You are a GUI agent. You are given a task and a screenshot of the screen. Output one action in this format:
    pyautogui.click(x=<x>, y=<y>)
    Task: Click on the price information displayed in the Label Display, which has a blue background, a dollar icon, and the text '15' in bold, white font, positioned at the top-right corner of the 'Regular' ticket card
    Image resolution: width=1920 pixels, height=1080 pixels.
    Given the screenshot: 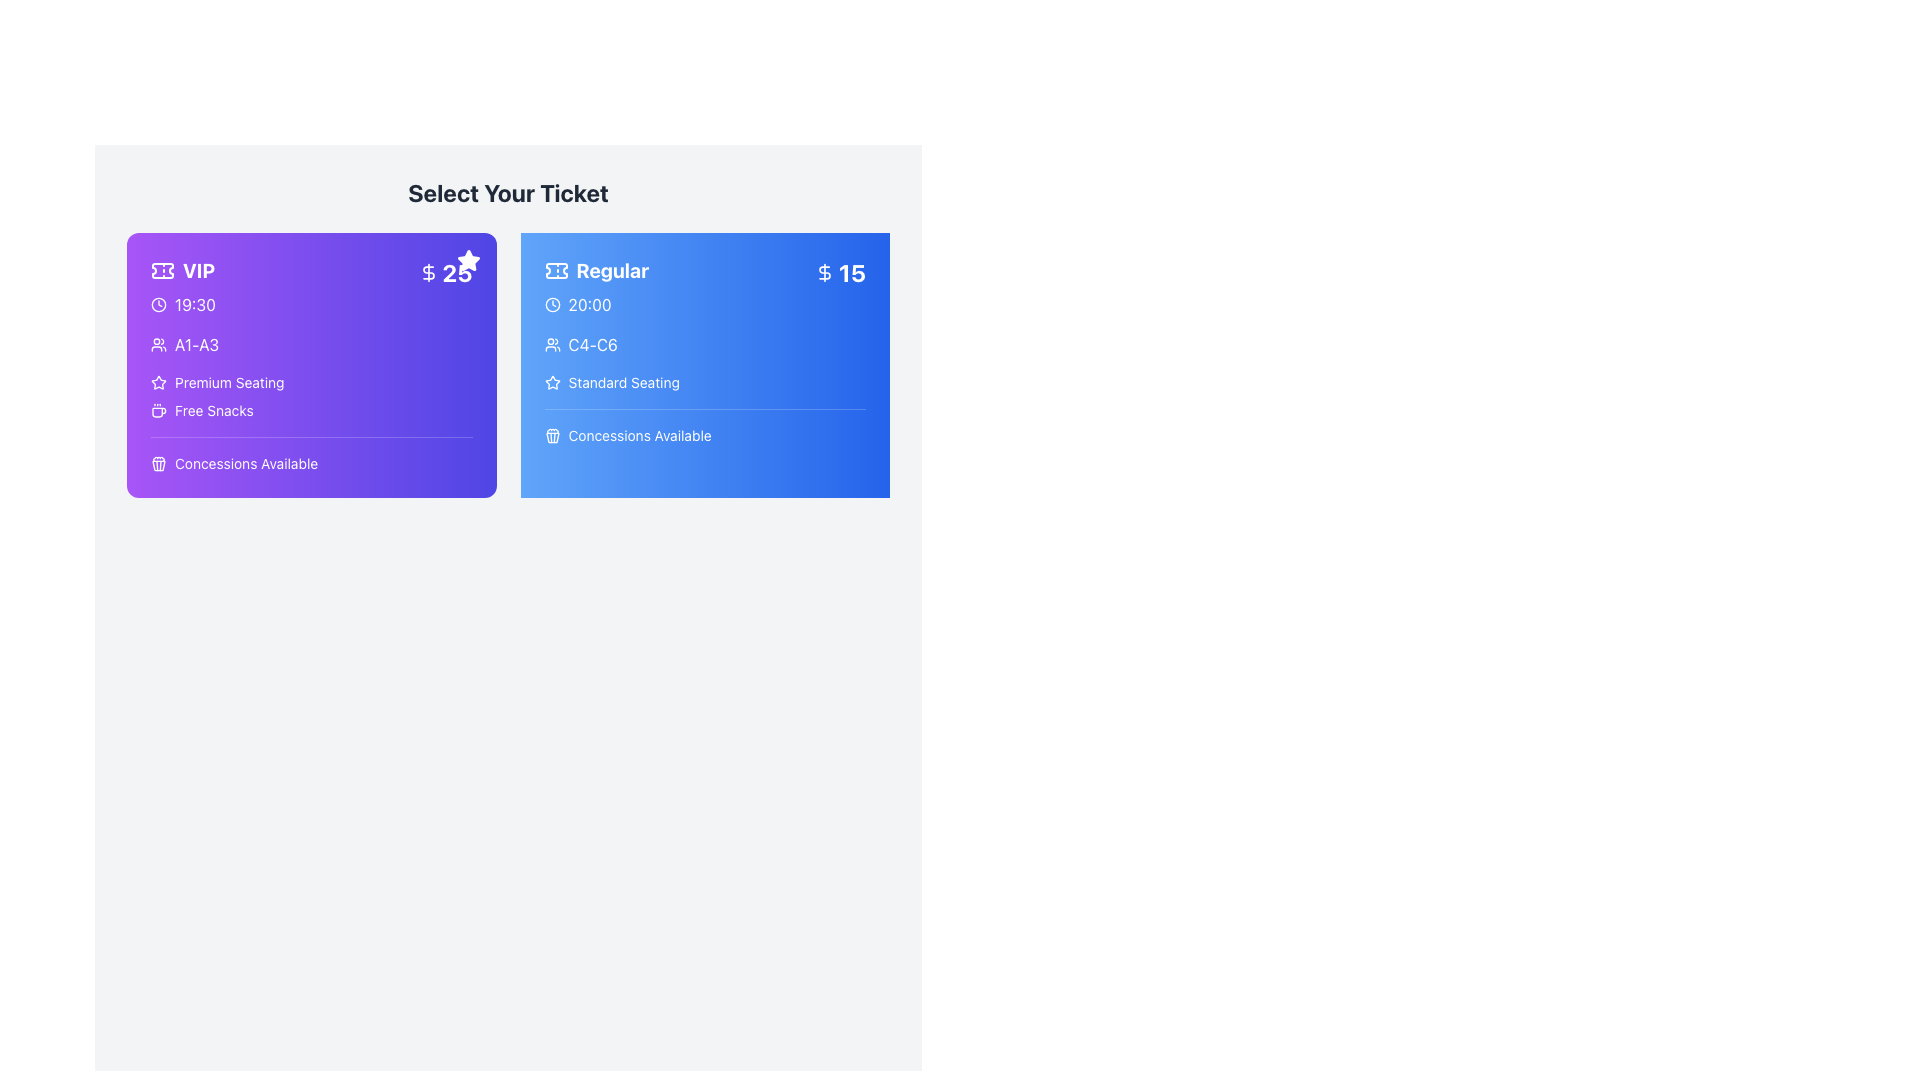 What is the action you would take?
    pyautogui.click(x=840, y=273)
    